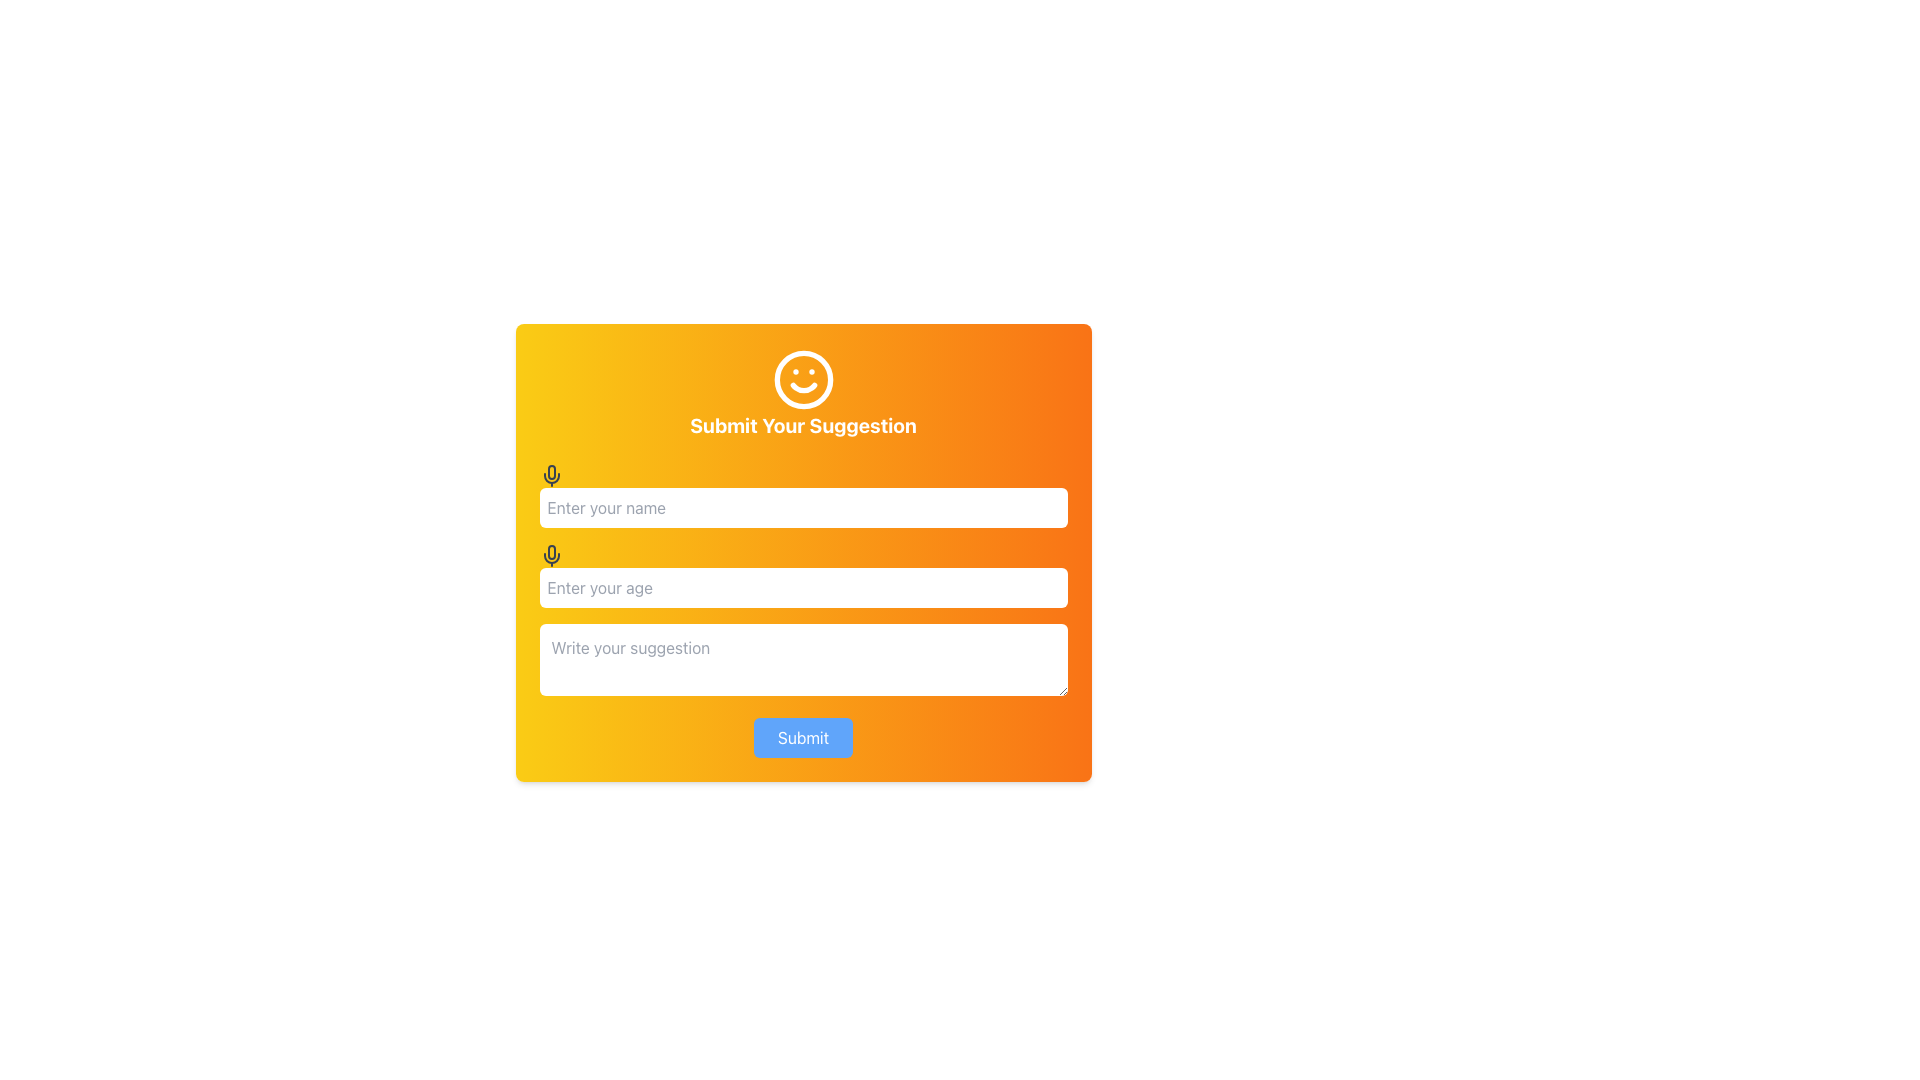 The width and height of the screenshot is (1920, 1080). What do you see at coordinates (551, 555) in the screenshot?
I see `the gray microphone icon located to the left of the input field with the placeholder 'Enter your age'` at bounding box center [551, 555].